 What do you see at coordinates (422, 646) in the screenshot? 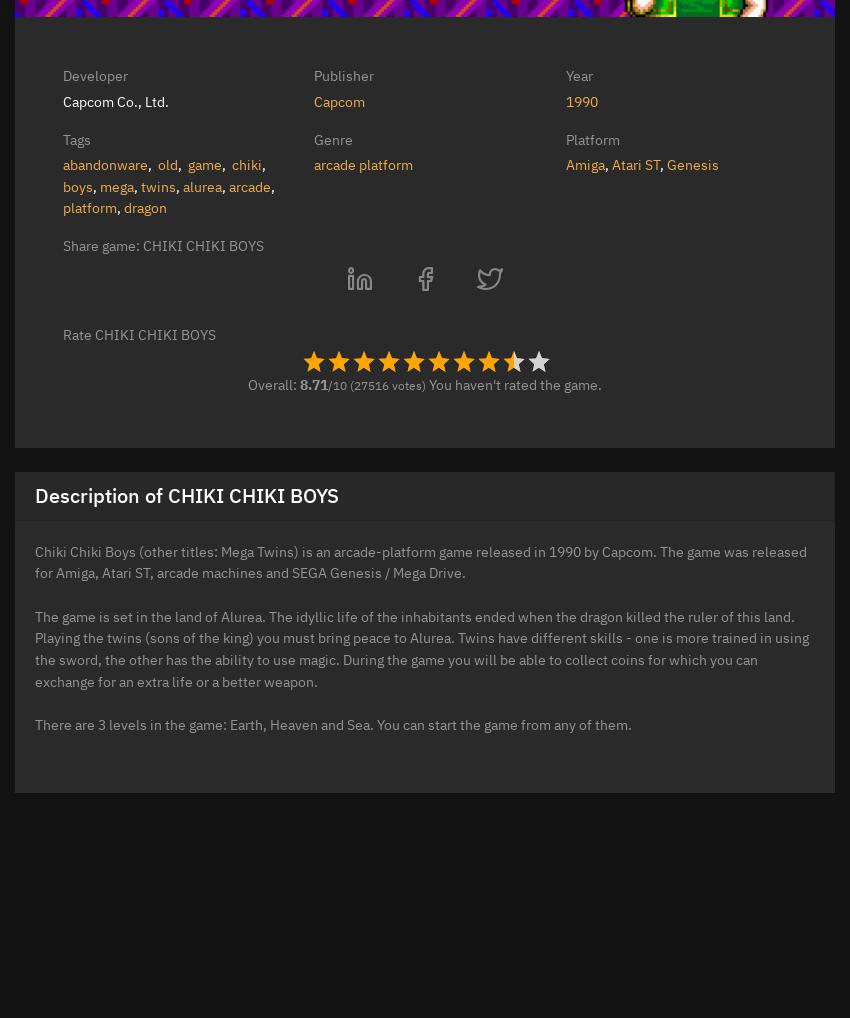
I see `'The game is set in the land of Alurea. The idyllic life of the inhabitants ended when the dragon killed the ruler of this land. Playing the twins (sons of the king) you must bring peace to Alurea. Twins have different skills - one is more trained in using the sword, the other has the ability to use magic. During the game you will be able to collect coins for which you can exchange for an extra life or a better weapon.'` at bounding box center [422, 646].